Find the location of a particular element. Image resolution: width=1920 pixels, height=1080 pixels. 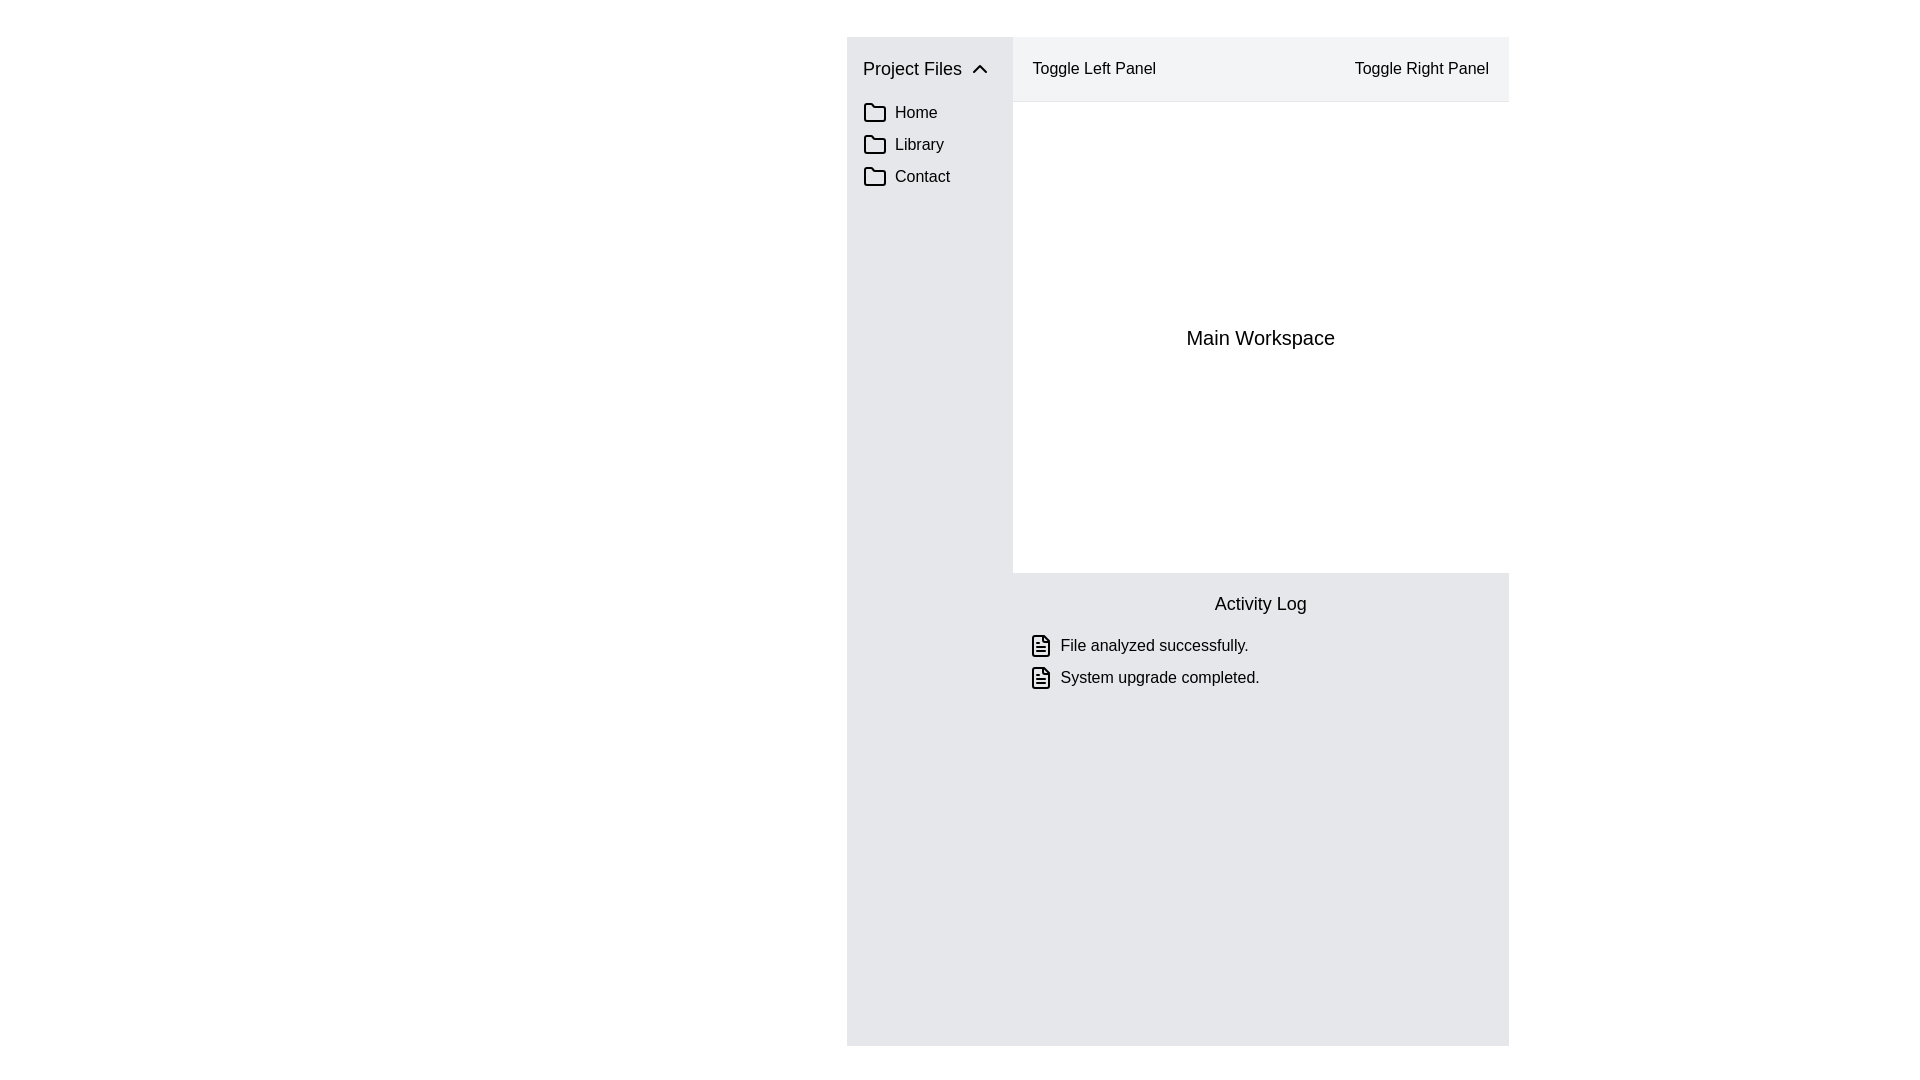

the 'Home' button in the vertical navigation menu is located at coordinates (928, 112).